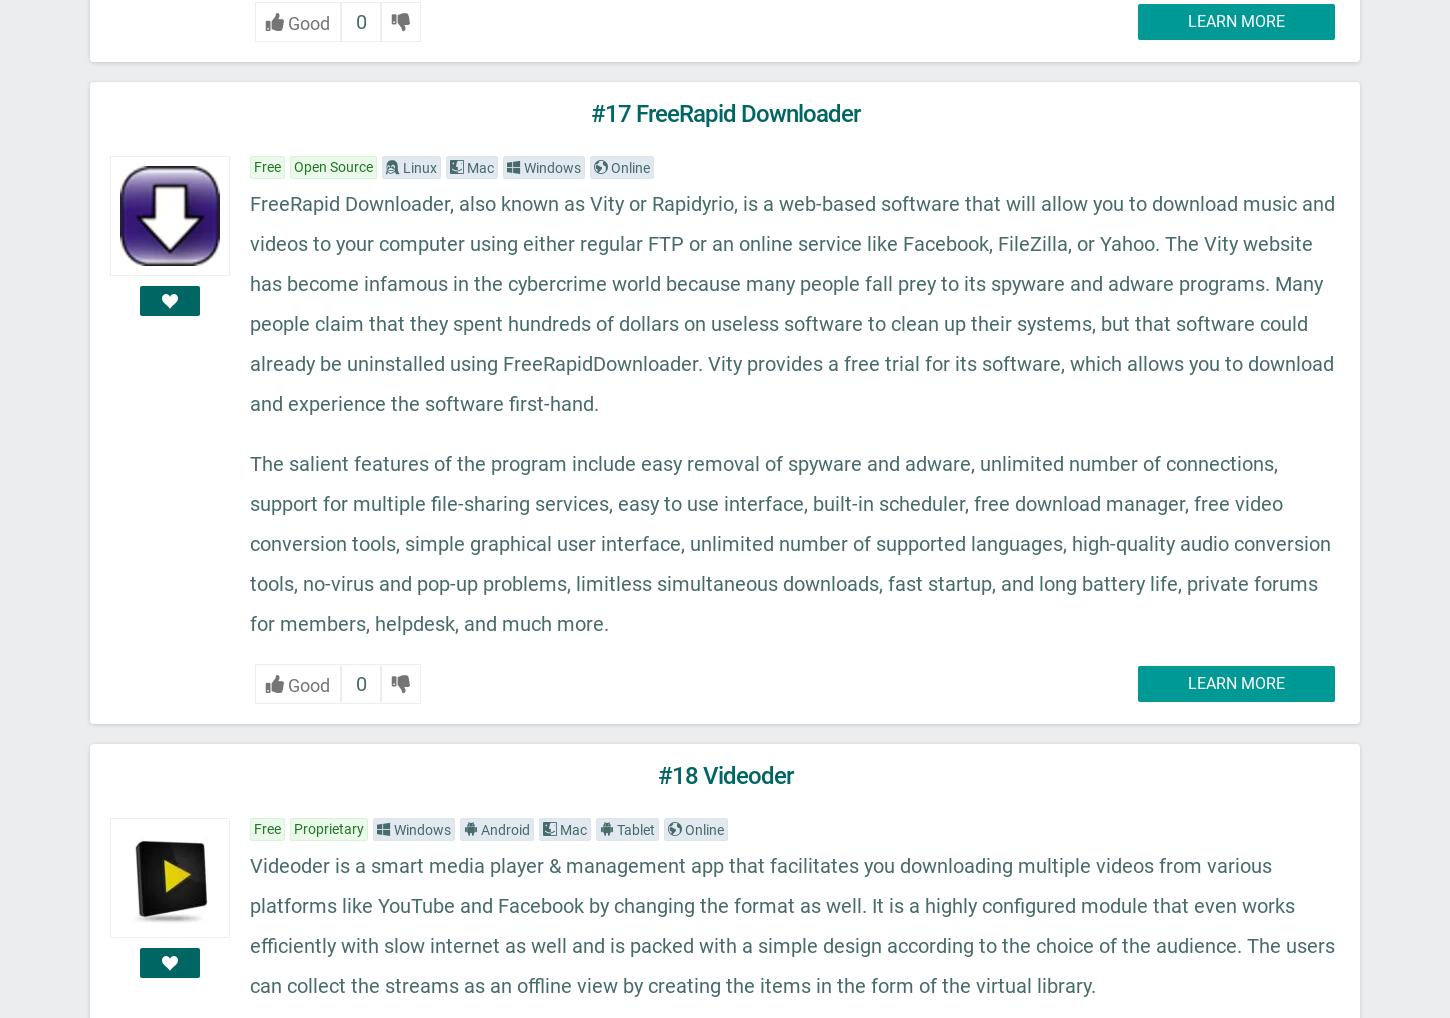 The width and height of the screenshot is (1450, 1018). I want to click on 'FreeRapid Downloader, also known as Vity or Rapidyrio, is a web-based software that will allow you to download music and videos to your computer using either regular FTP or an online service like Facebook, FileZilla, or Yahoo. The Vity website has become infamous in the cybercrime world because many people fall prey to its spyware and adware programs. Many people claim that they spent hundreds of dollars on useless software to clean up their systems, but that software could already be uninstalled using FreeRapidDownloader. Vity provides a free trial for its software, which allows you to download and experience the software first-hand.', so click(792, 303).